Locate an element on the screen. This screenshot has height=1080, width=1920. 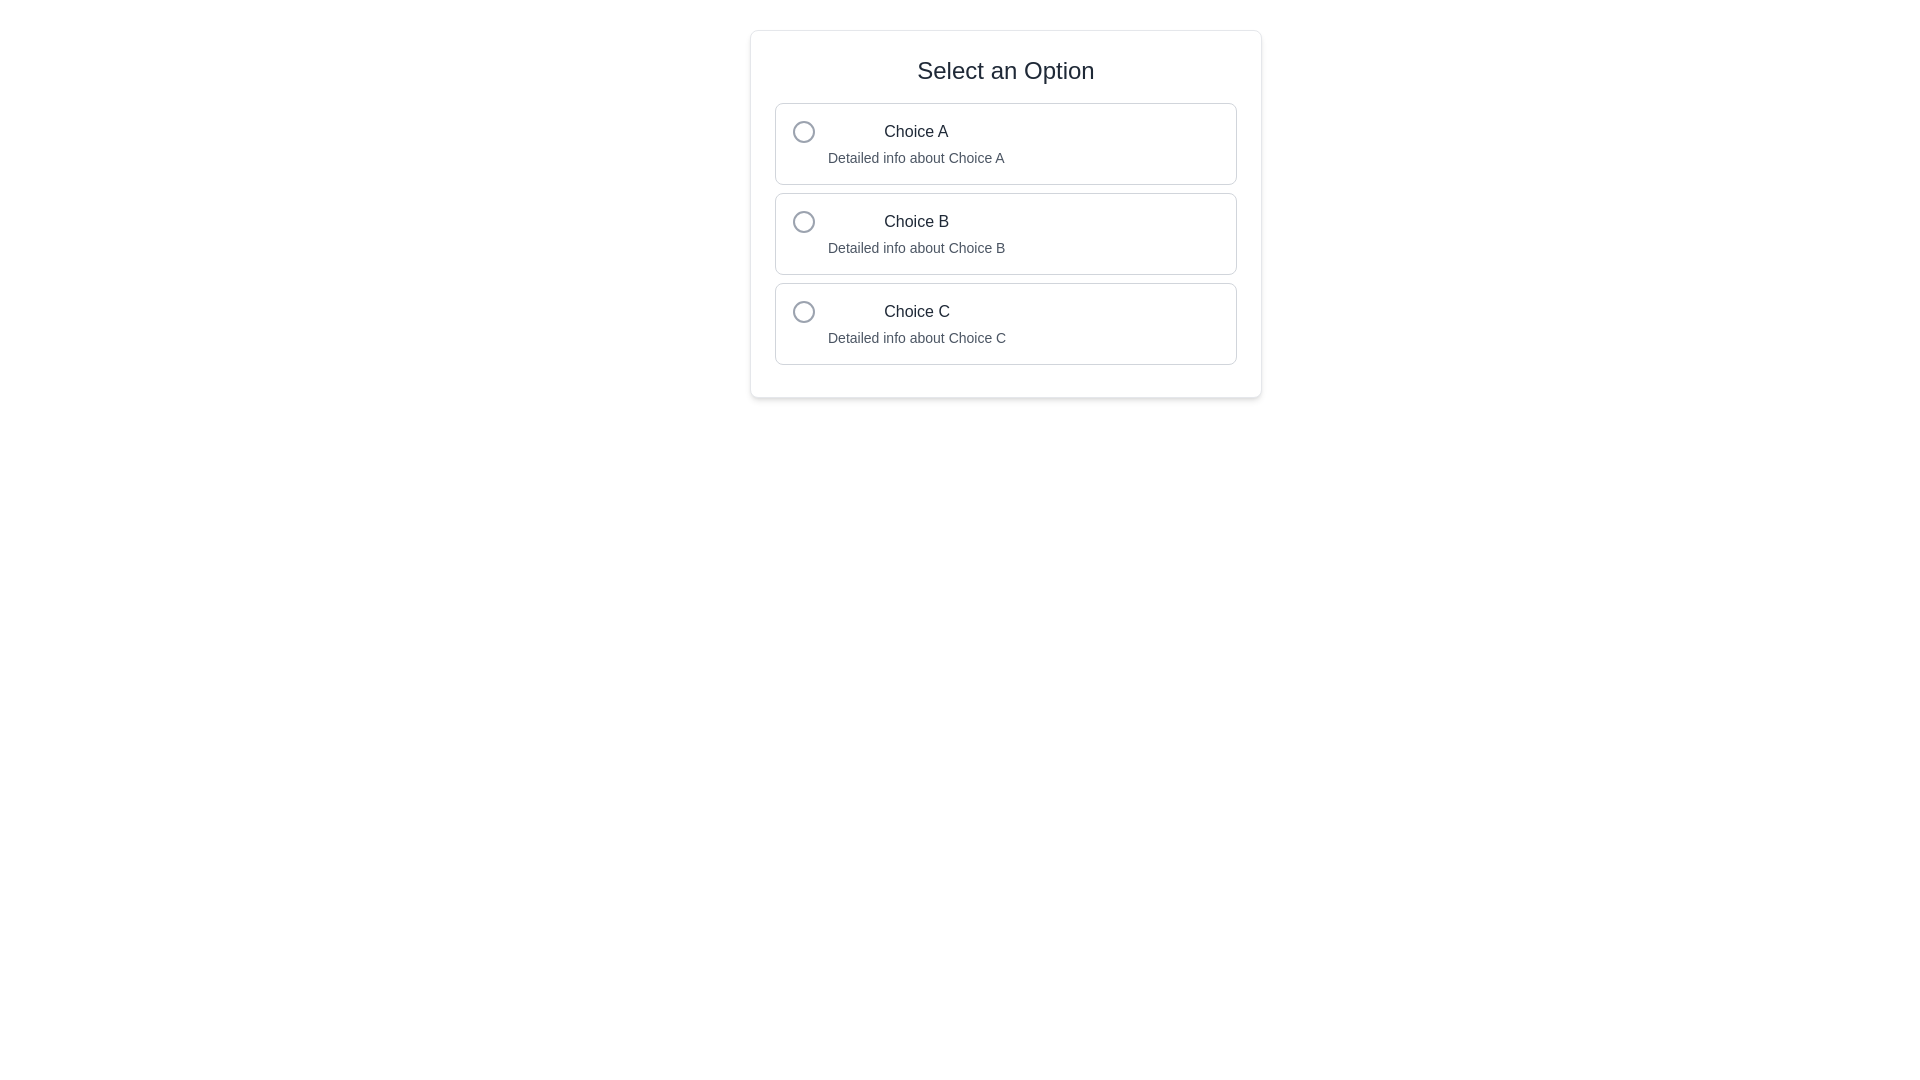
the radio button indicator located at the top left corner of the first option card labeled 'Choice A' is located at coordinates (804, 131).